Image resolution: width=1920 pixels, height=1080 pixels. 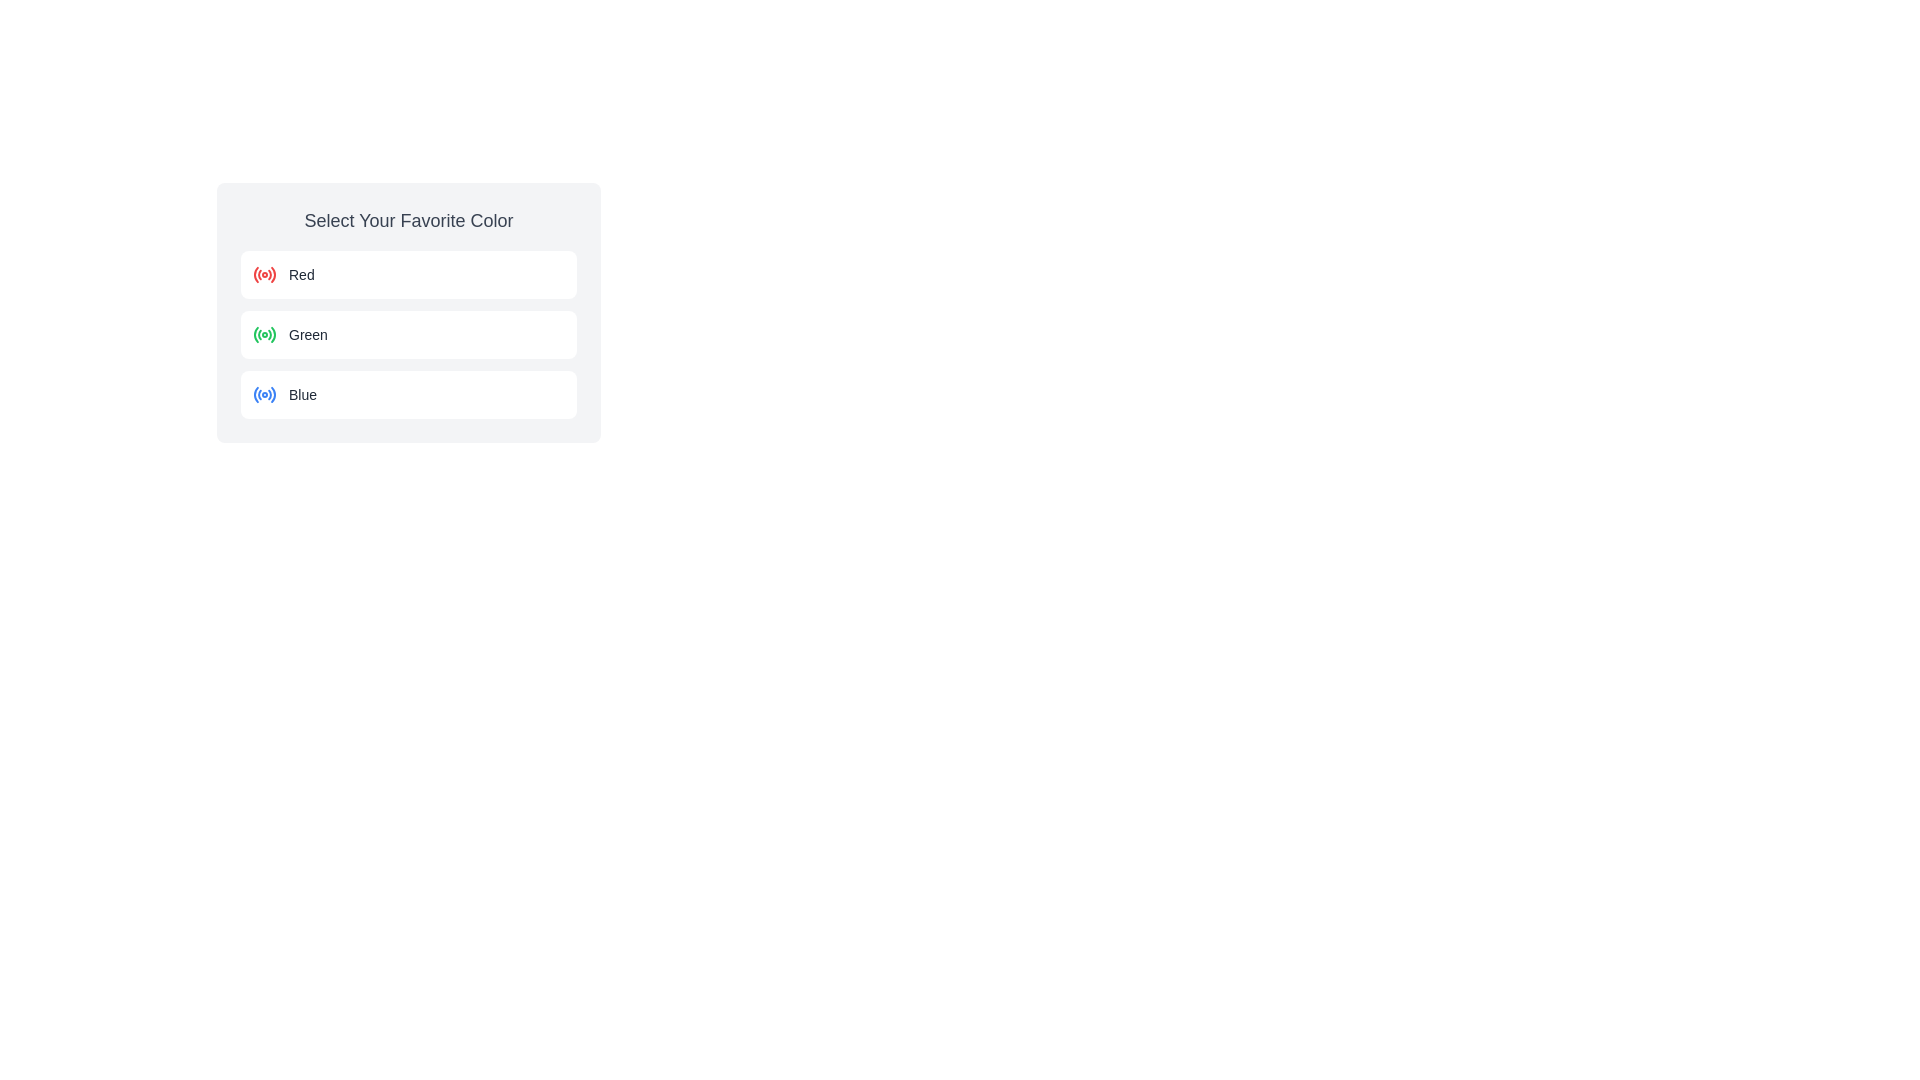 What do you see at coordinates (407, 394) in the screenshot?
I see `the third selectable option in the list, which is the radio option labeled 'Blue'` at bounding box center [407, 394].